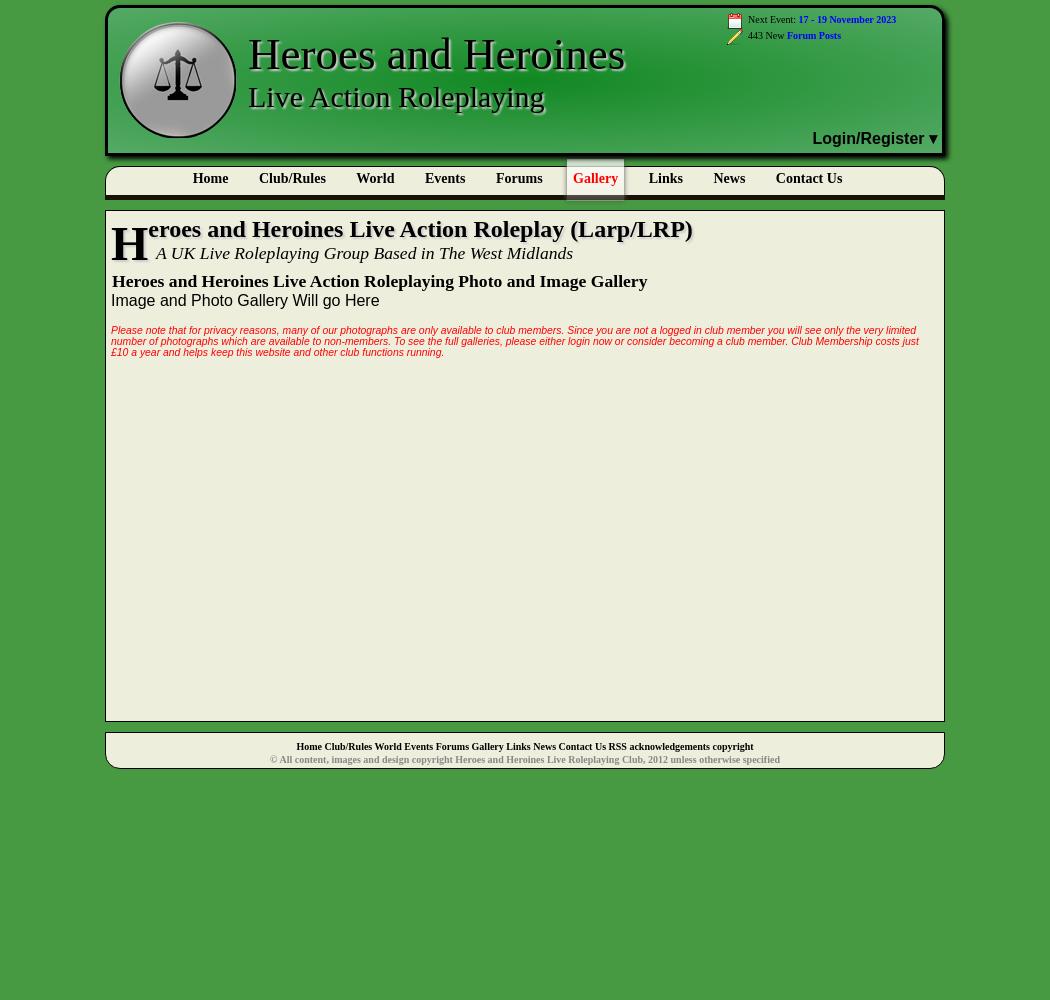 The height and width of the screenshot is (1000, 1050). Describe the element at coordinates (395, 95) in the screenshot. I see `'Live Action Roleplaying'` at that location.